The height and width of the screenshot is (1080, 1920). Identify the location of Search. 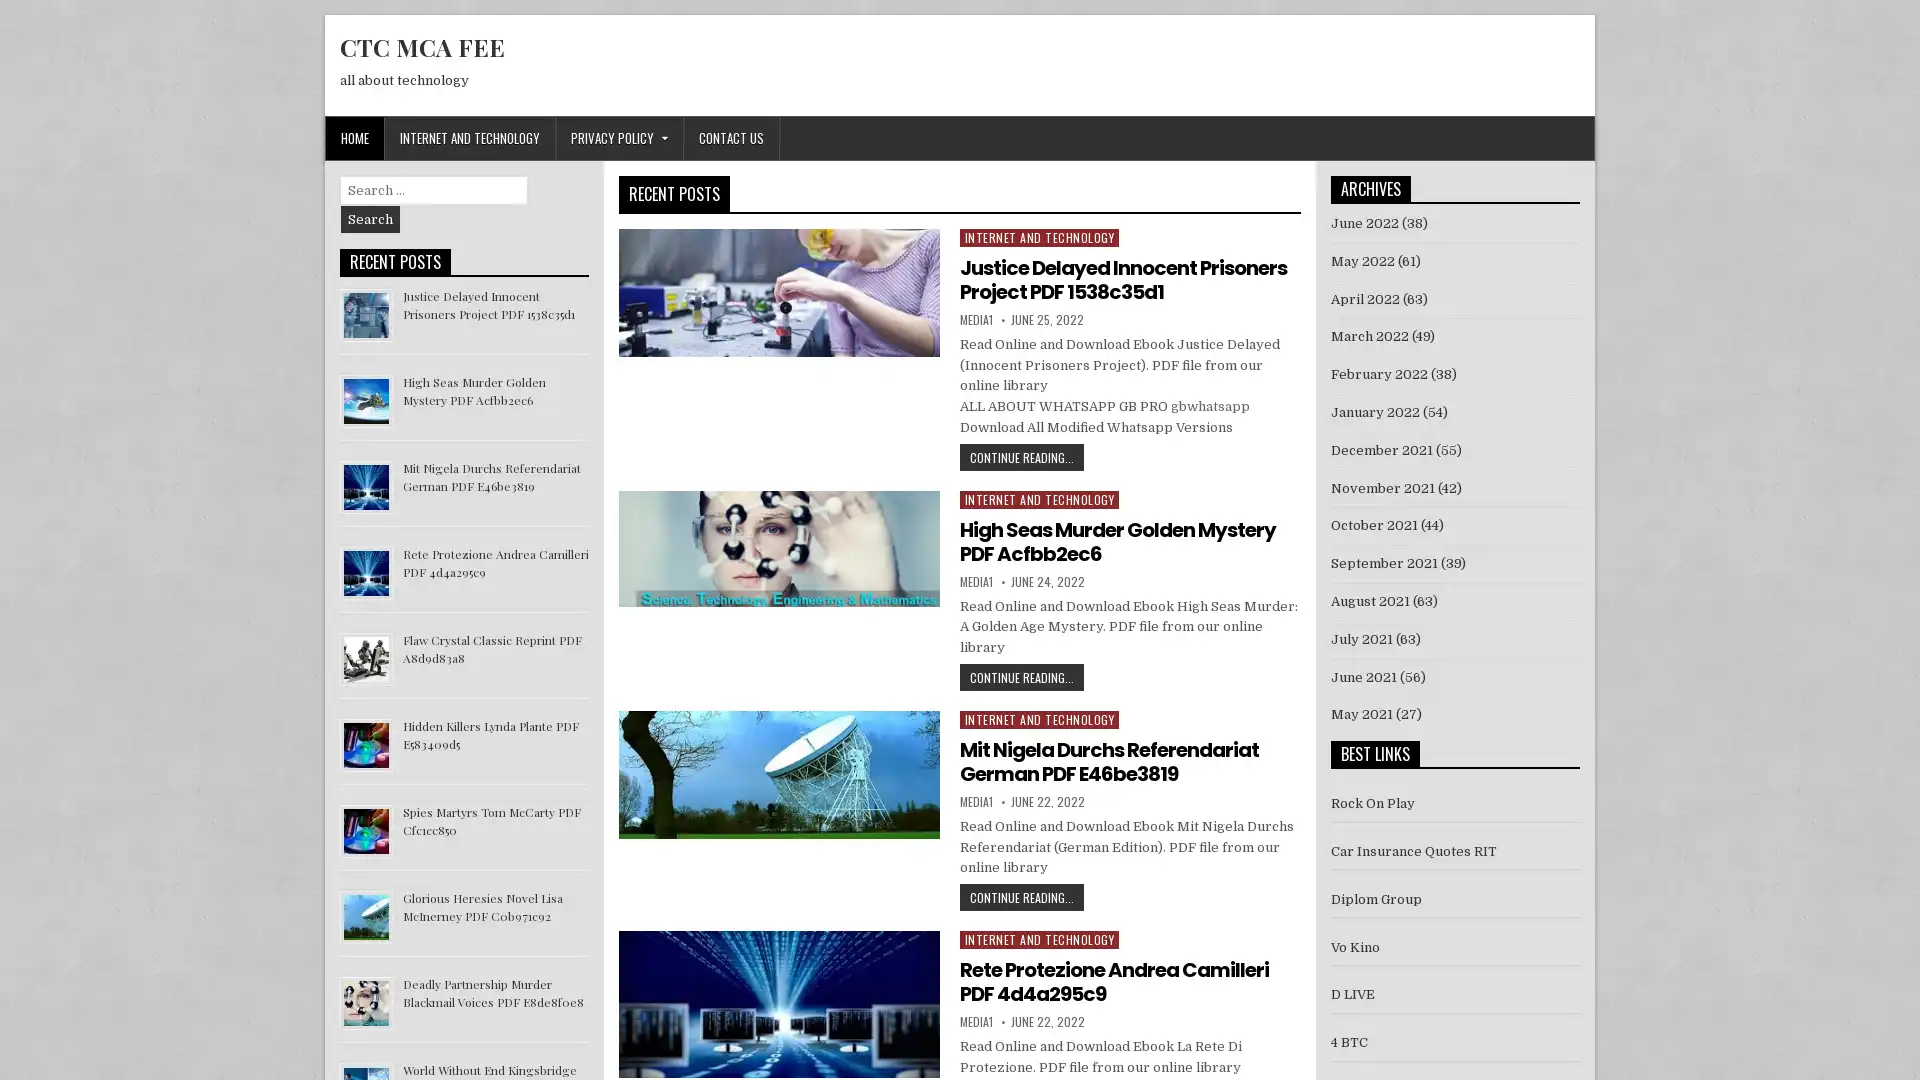
(370, 219).